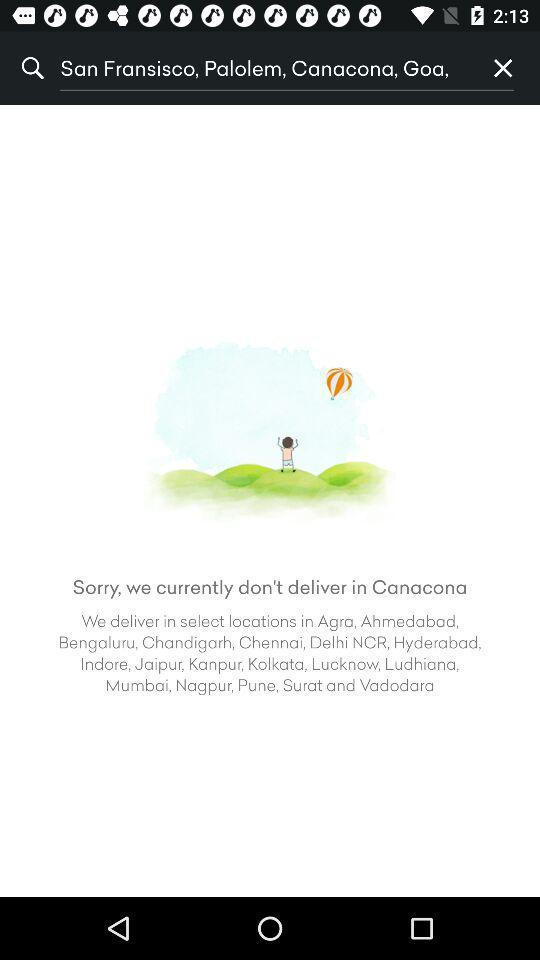 The width and height of the screenshot is (540, 960). What do you see at coordinates (263, 68) in the screenshot?
I see `item next to the % icon` at bounding box center [263, 68].